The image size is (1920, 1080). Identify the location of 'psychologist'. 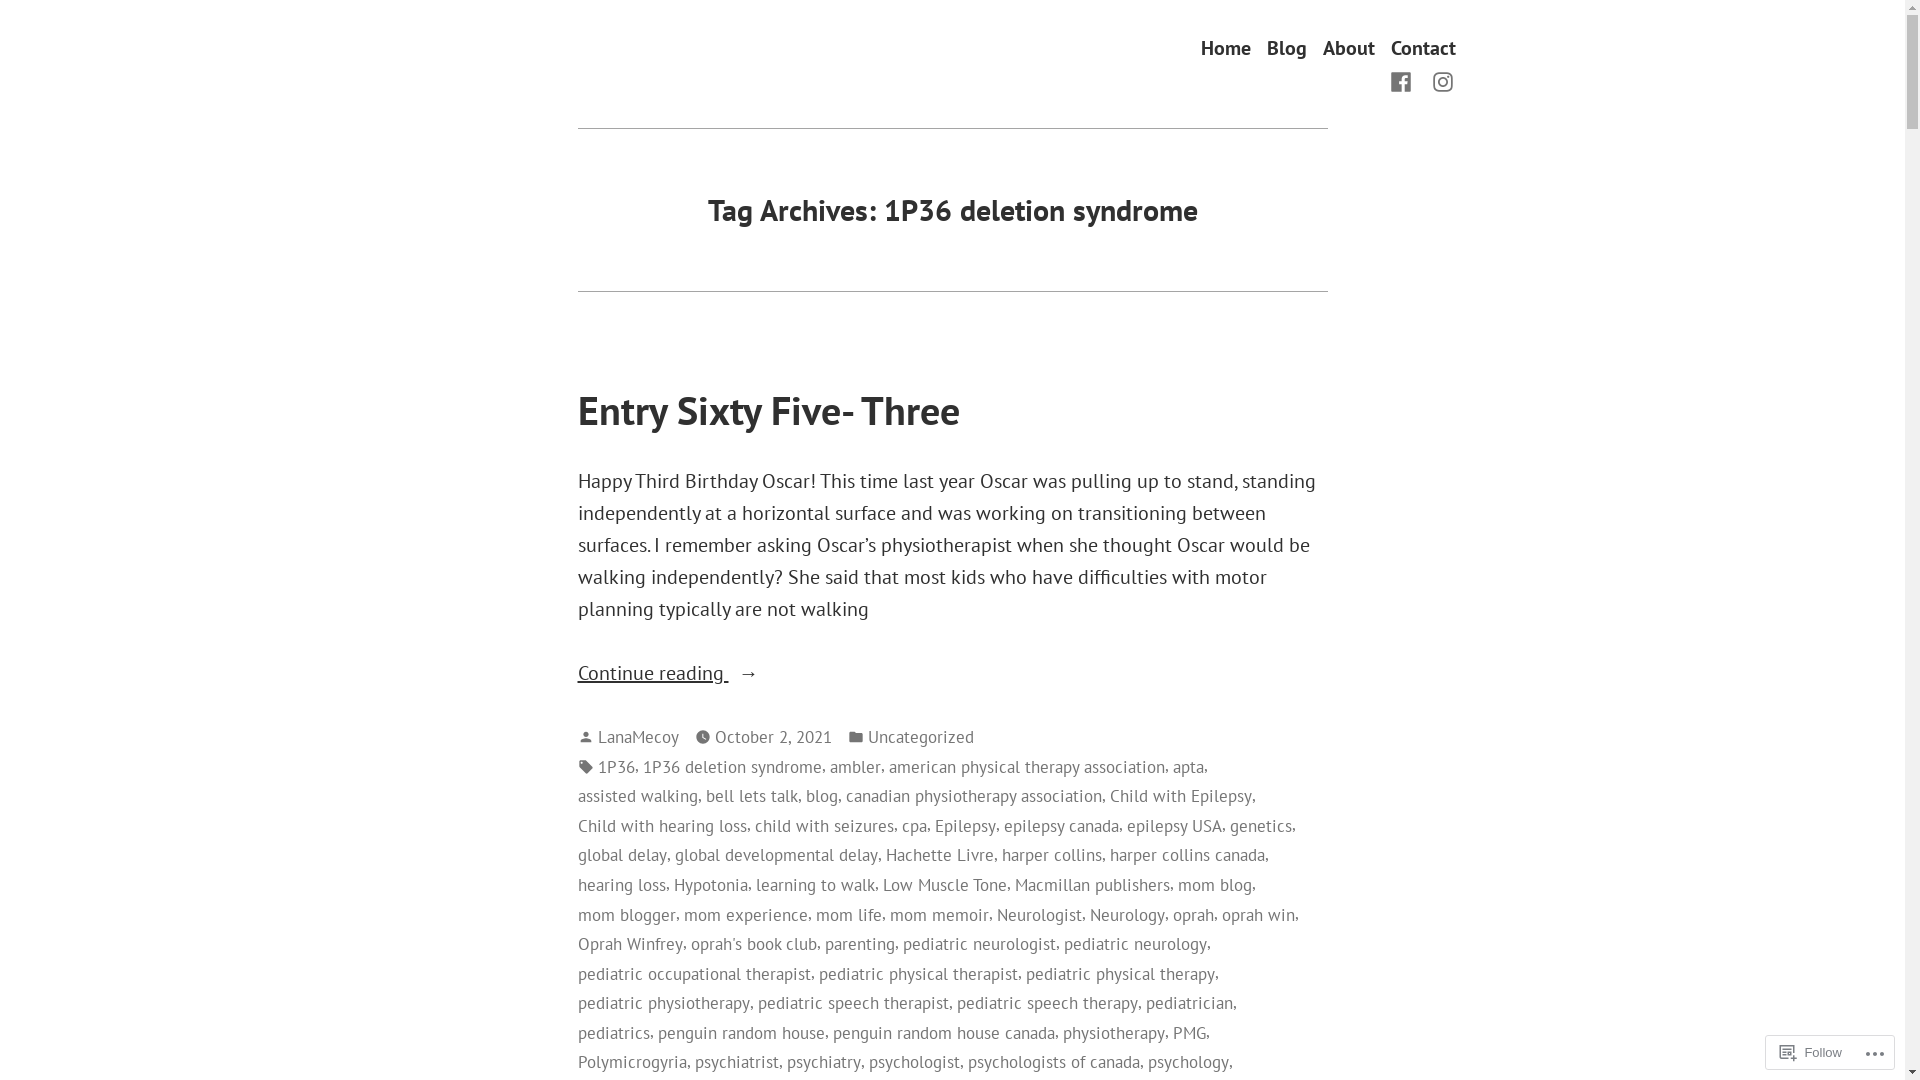
(912, 1060).